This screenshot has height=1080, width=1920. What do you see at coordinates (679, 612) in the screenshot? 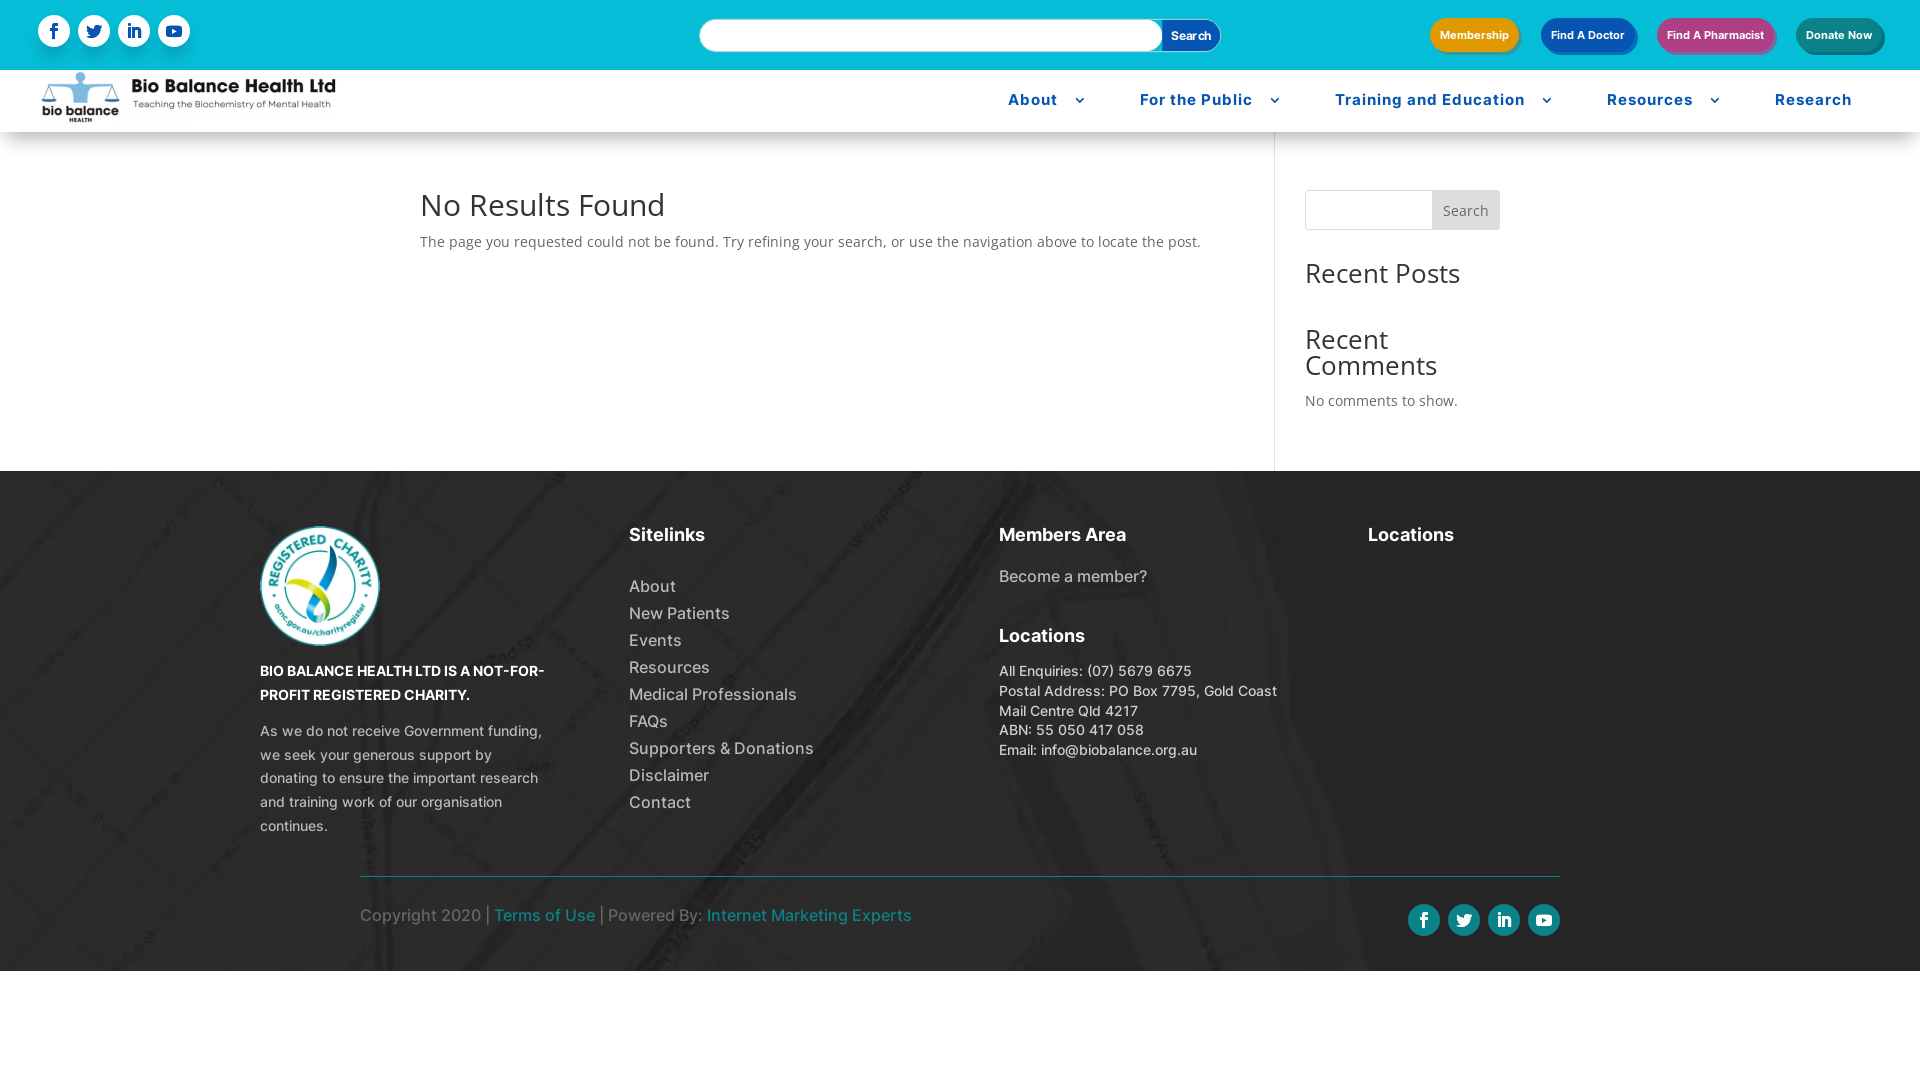
I see `'New Patients'` at bounding box center [679, 612].